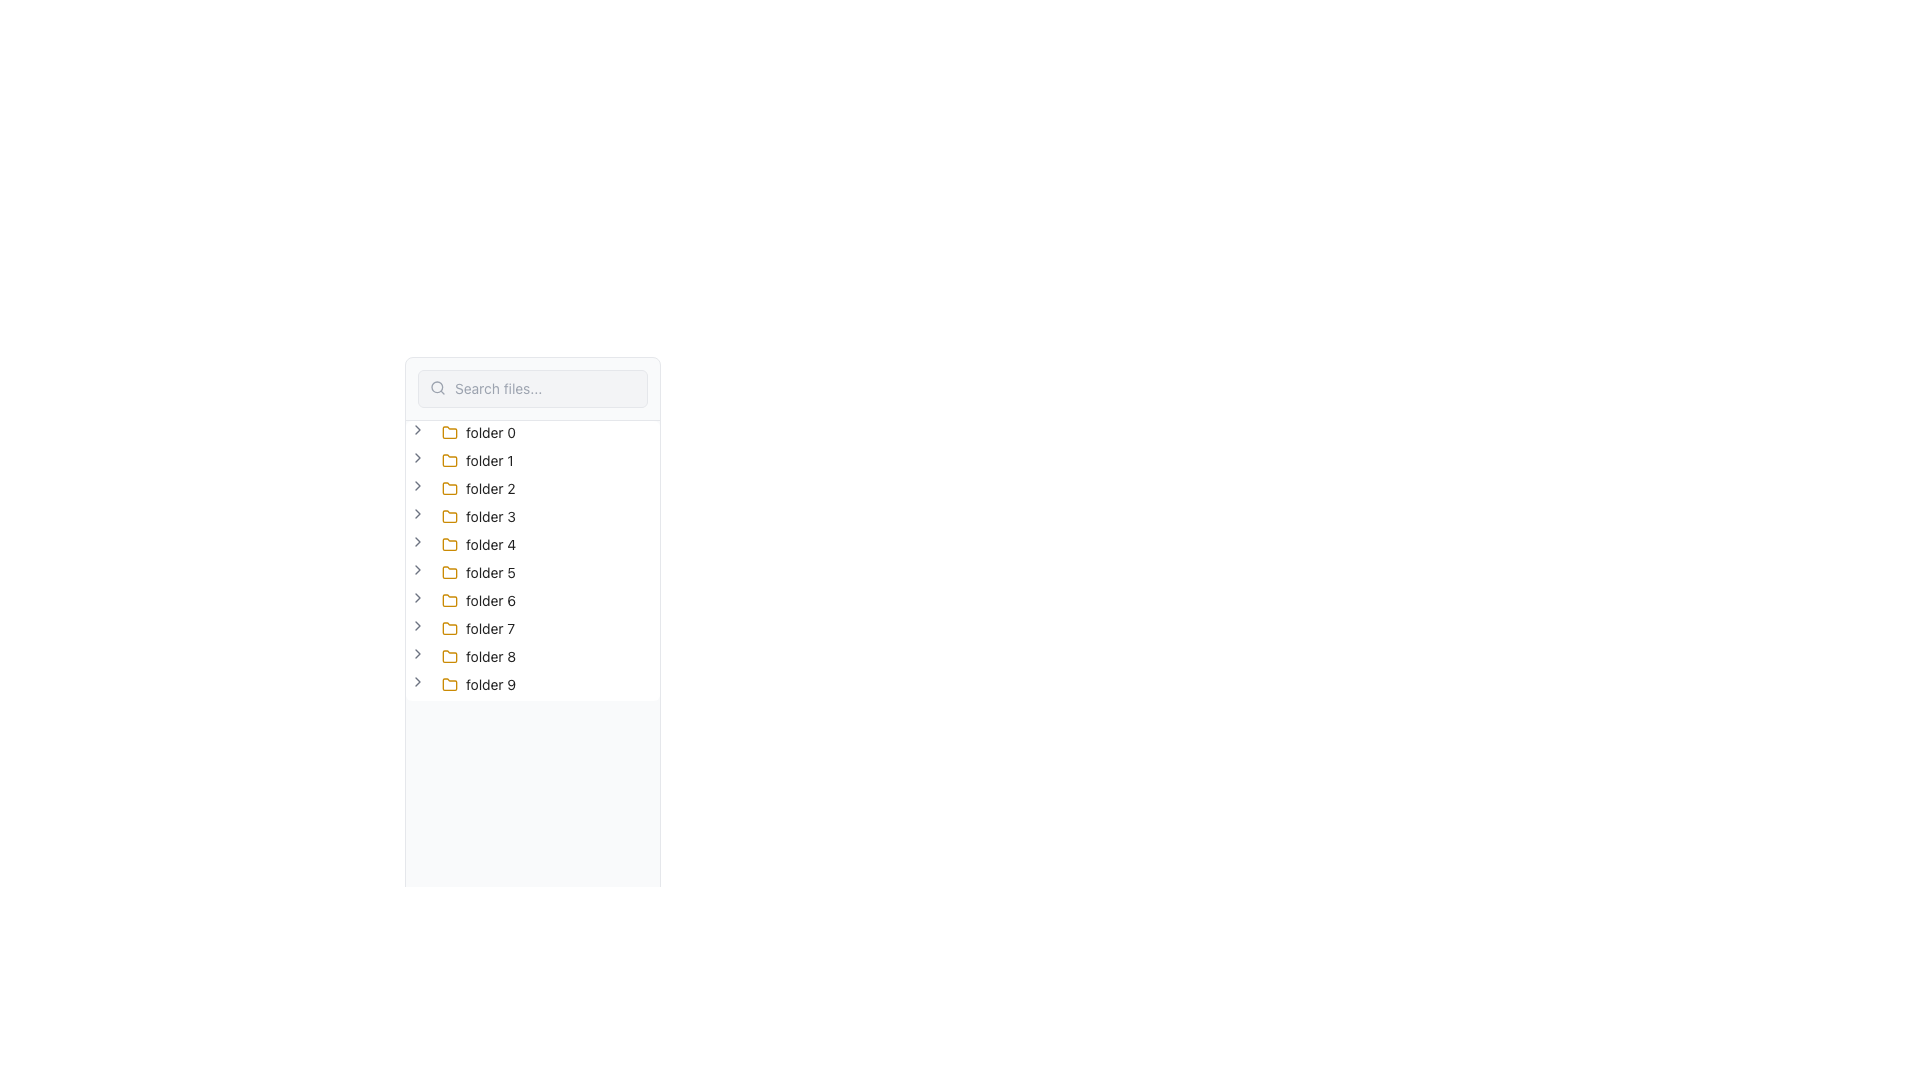 The image size is (1920, 1080). Describe the element at coordinates (416, 461) in the screenshot. I see `the toggle control located to the left of the 'folder 1' label` at that location.